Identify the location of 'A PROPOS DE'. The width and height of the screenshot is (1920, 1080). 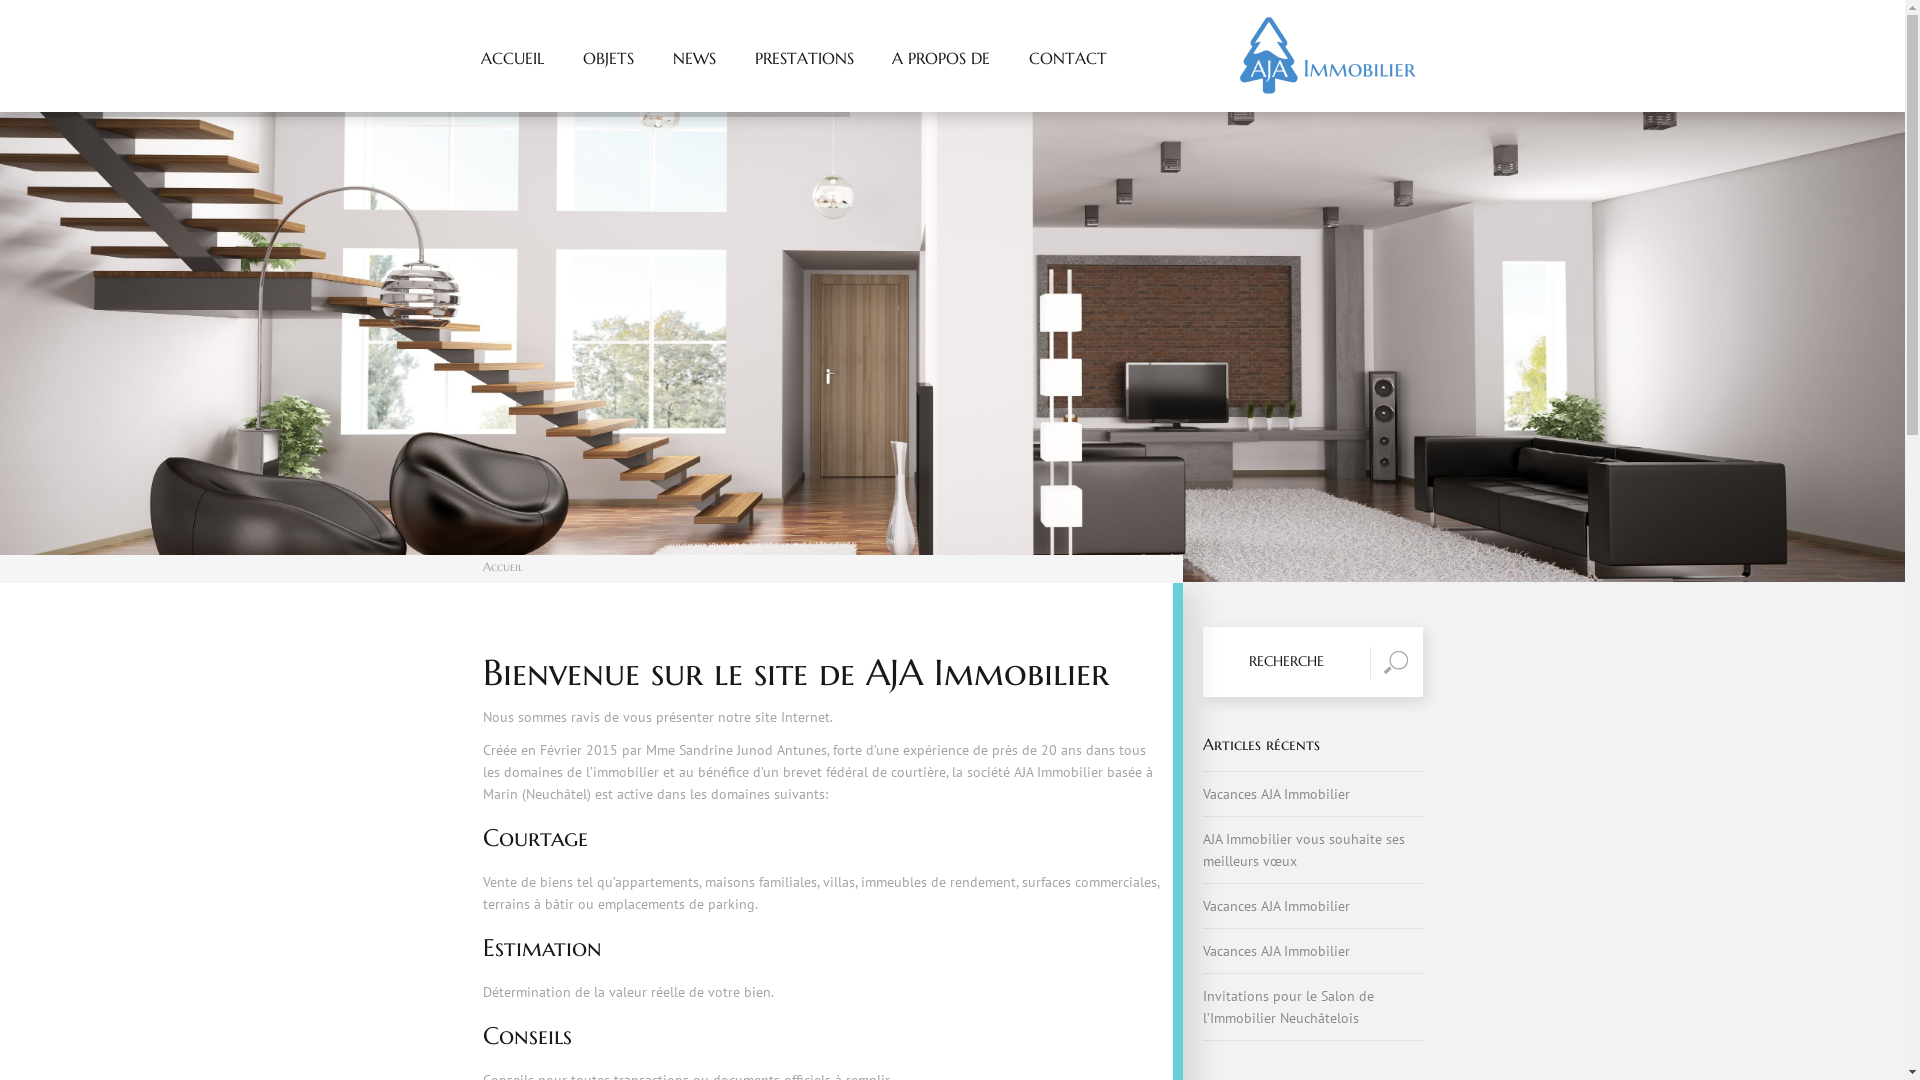
(940, 80).